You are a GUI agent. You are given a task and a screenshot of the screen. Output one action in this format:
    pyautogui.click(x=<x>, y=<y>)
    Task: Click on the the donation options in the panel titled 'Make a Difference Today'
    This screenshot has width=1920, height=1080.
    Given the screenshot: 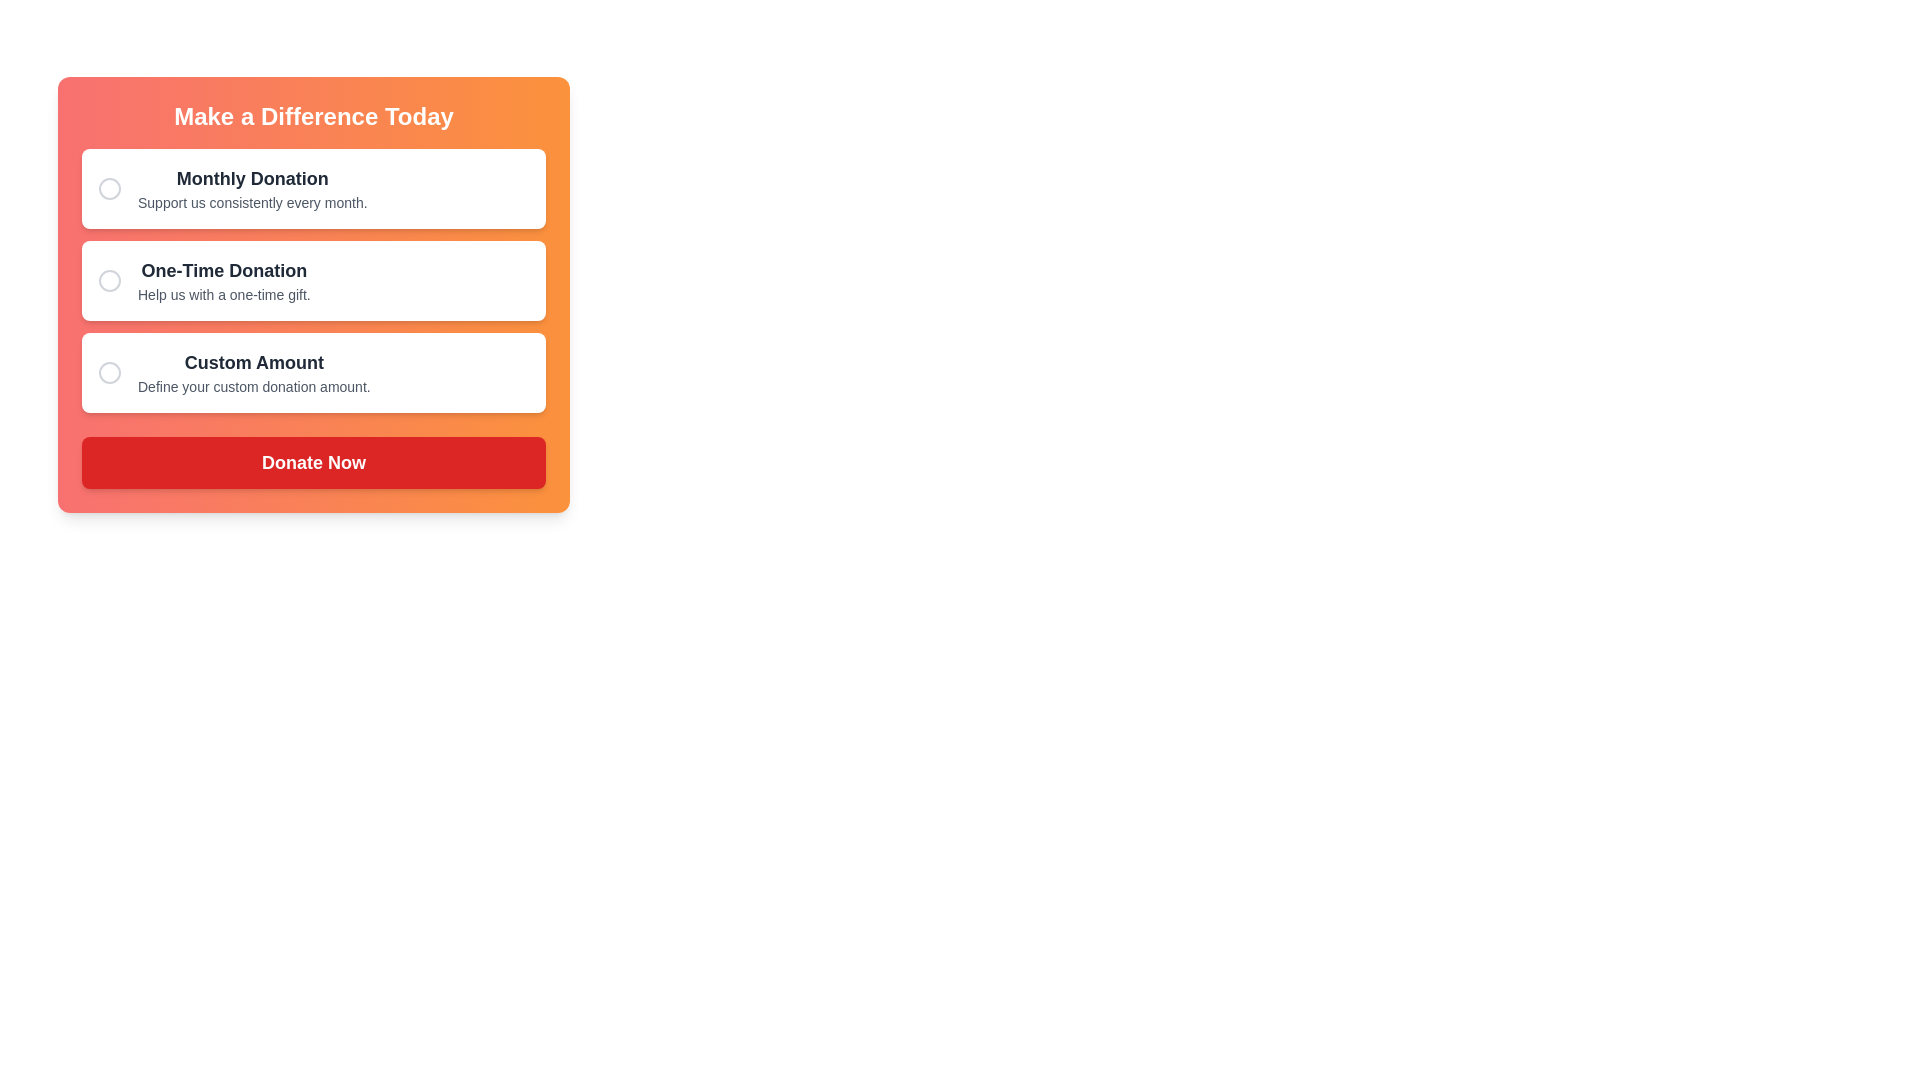 What is the action you would take?
    pyautogui.click(x=312, y=294)
    